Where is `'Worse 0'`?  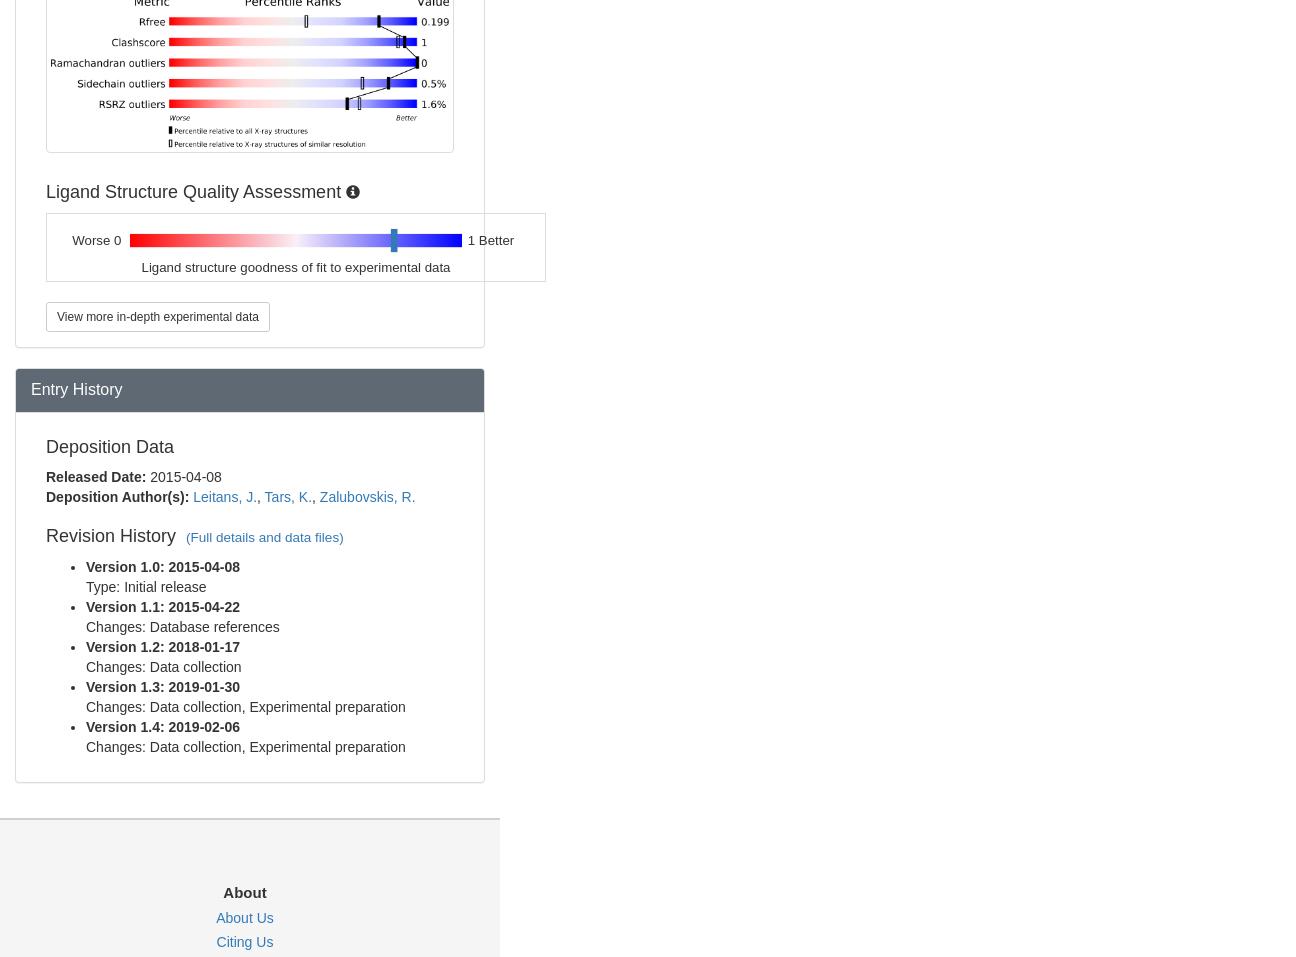 'Worse 0' is located at coordinates (96, 238).